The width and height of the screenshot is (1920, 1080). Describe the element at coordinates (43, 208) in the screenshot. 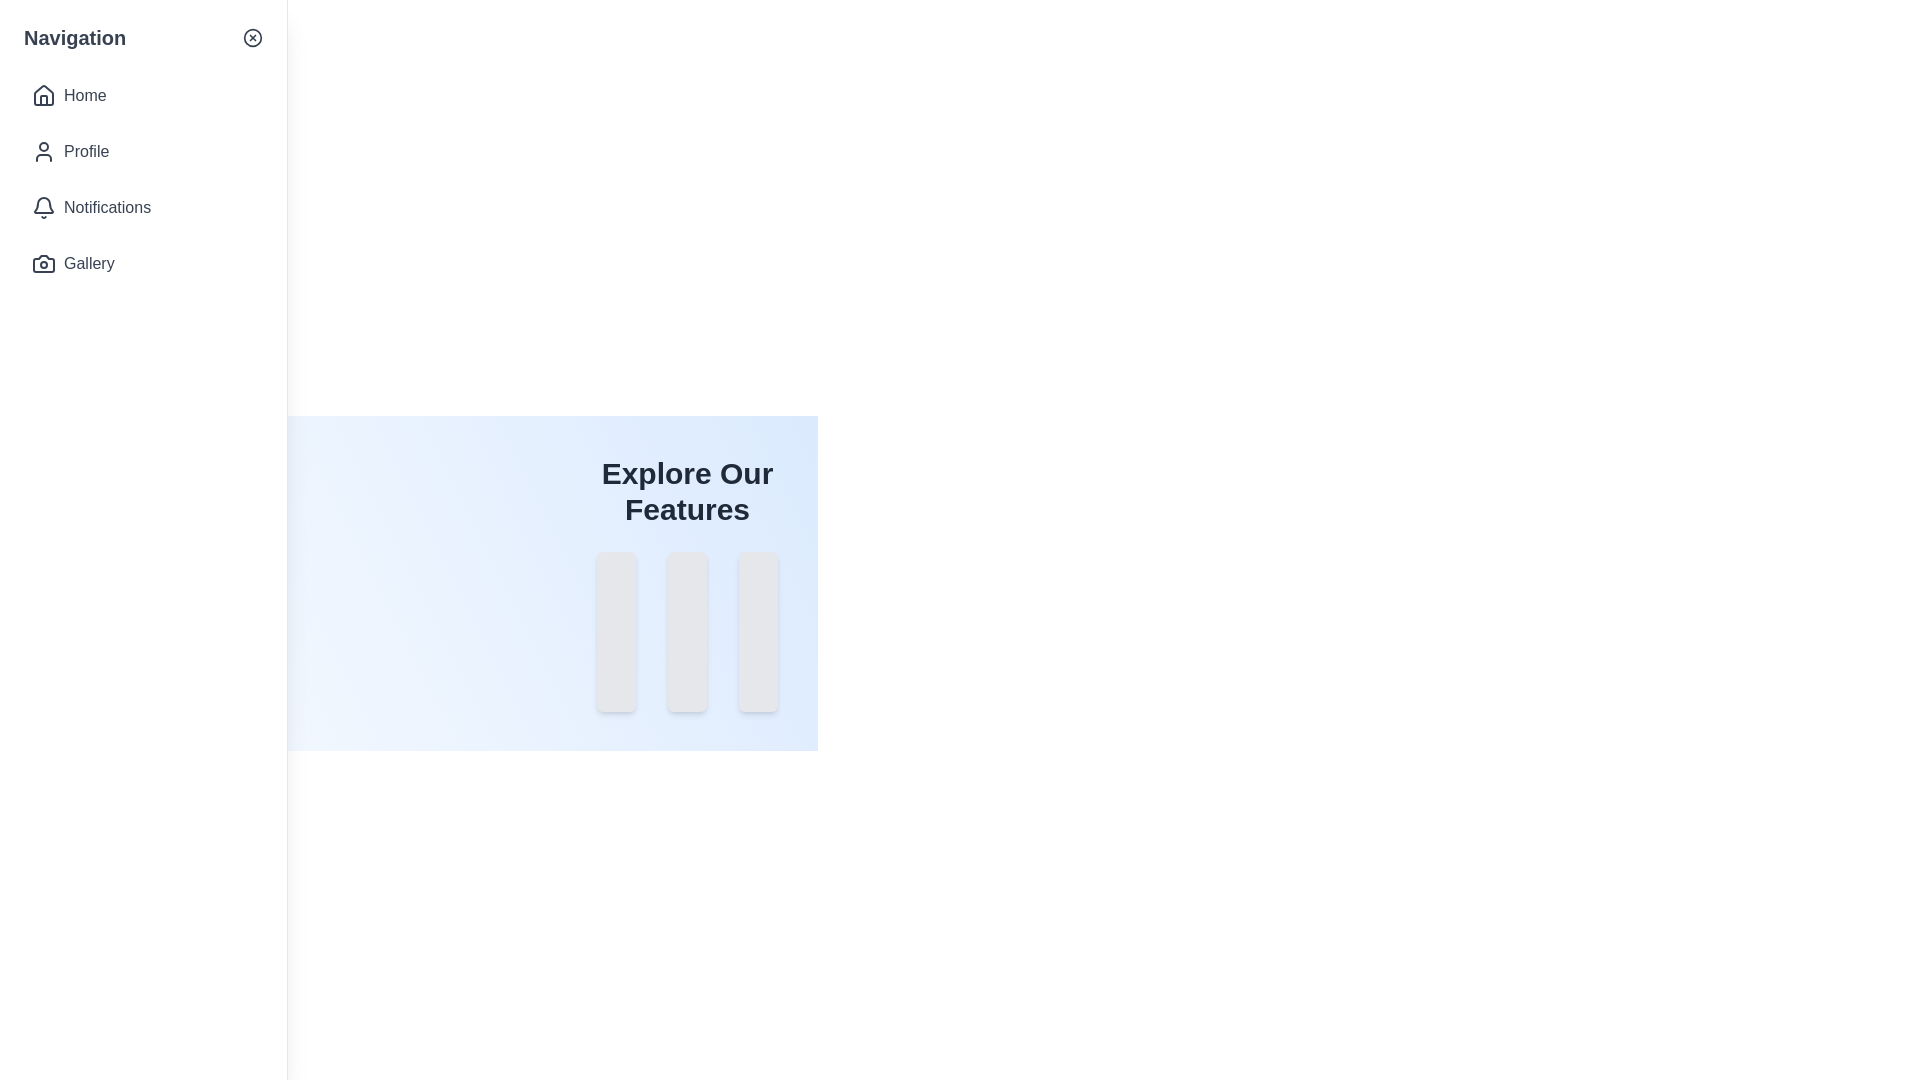

I see `the notifications icon located in the left navigation menu, which is positioned immediately before the text 'Notifications'` at that location.